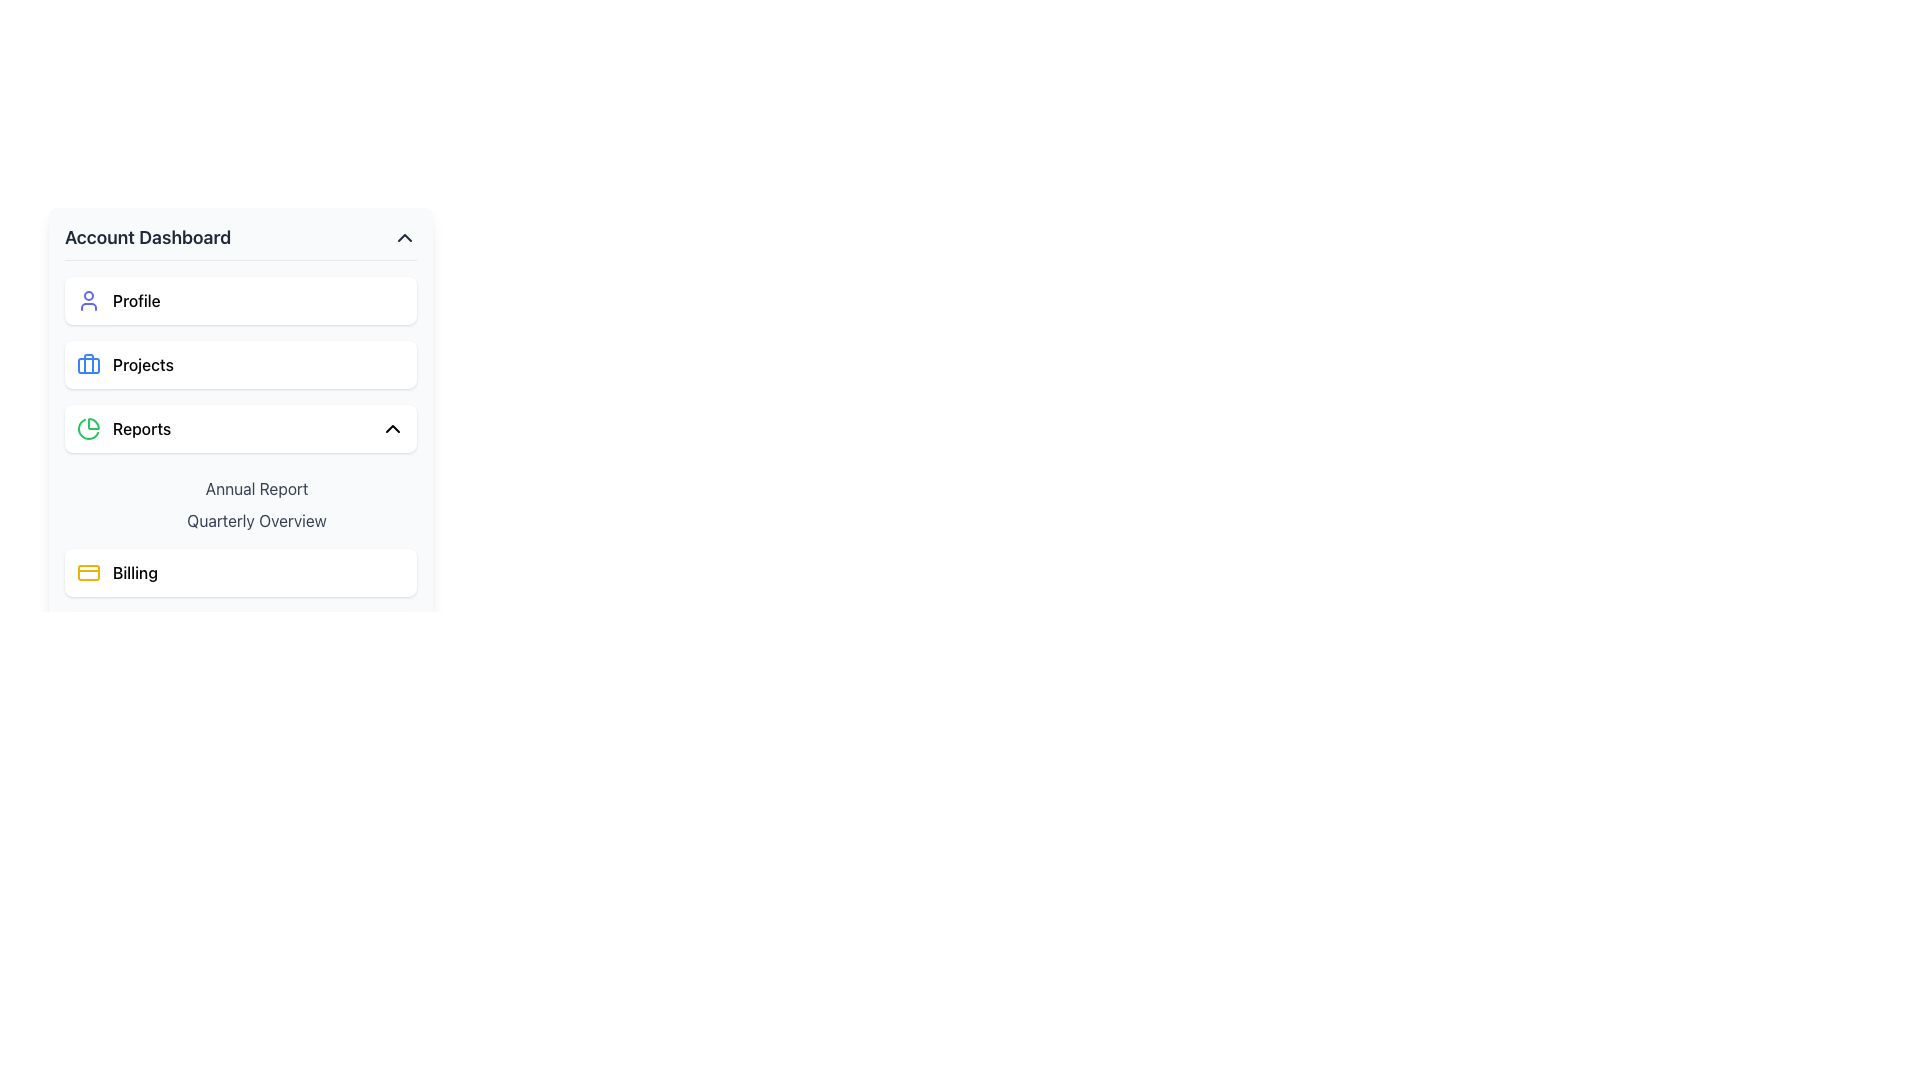 The width and height of the screenshot is (1920, 1080). What do you see at coordinates (134, 573) in the screenshot?
I see `text content of the label indicating billing features located at the bottom of a vertical list in the sidebar` at bounding box center [134, 573].